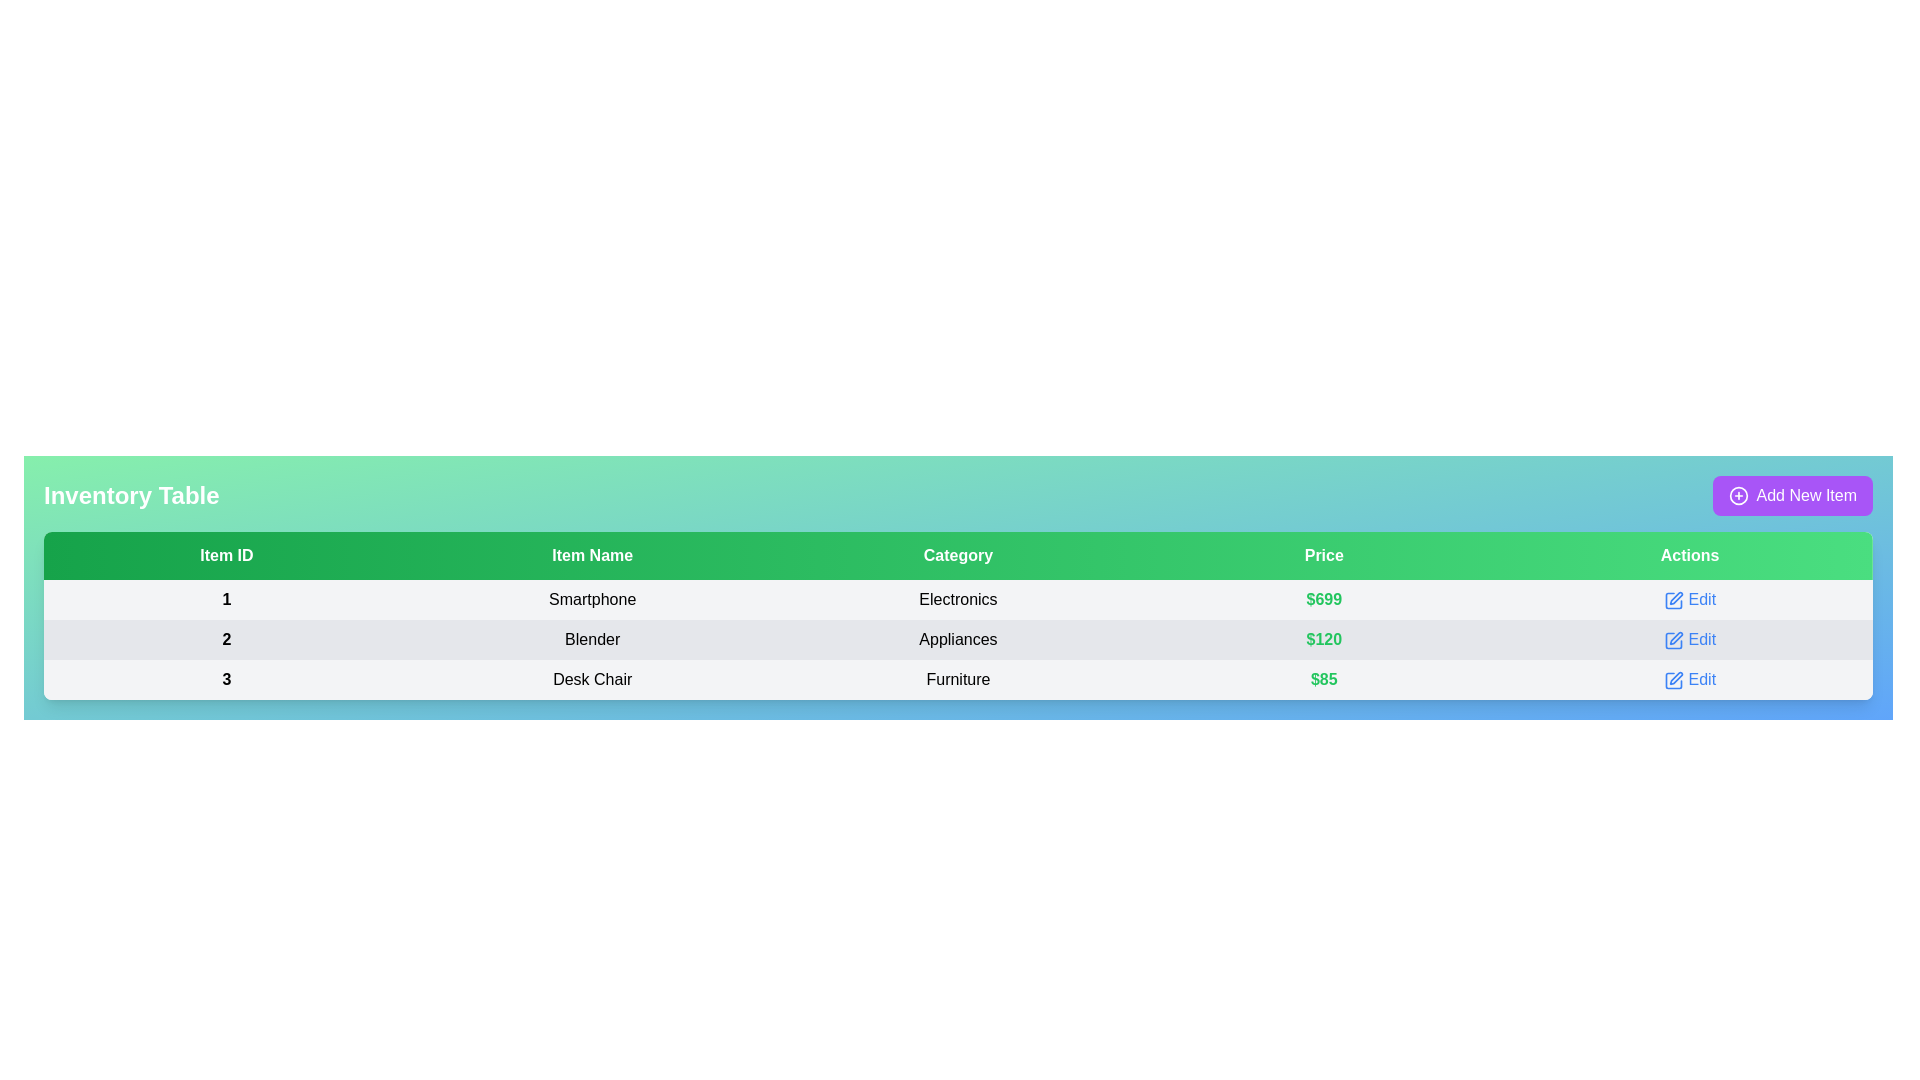  What do you see at coordinates (1689, 640) in the screenshot?
I see `the 'Edit' button for the item 'Blender' in the Actions column of the table, which features blue text and a pen icon` at bounding box center [1689, 640].